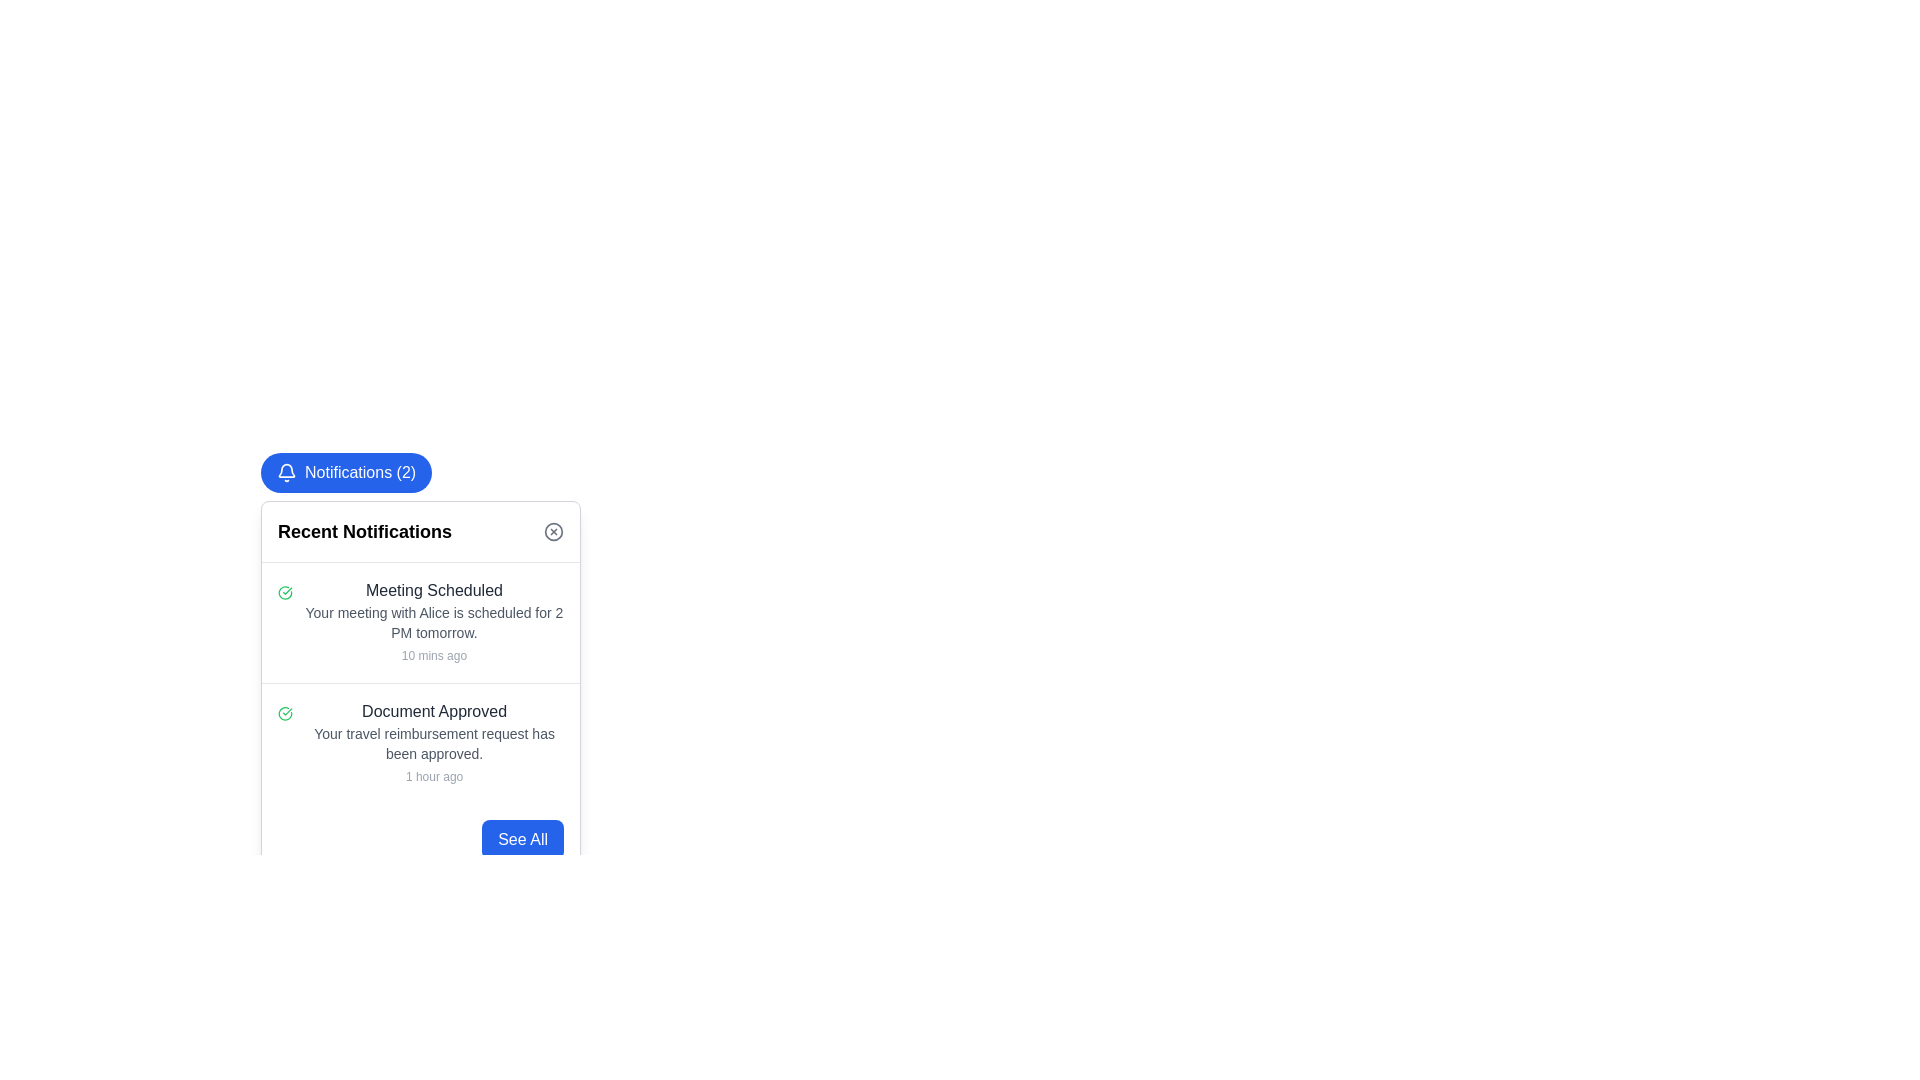 This screenshot has width=1920, height=1080. What do you see at coordinates (284, 592) in the screenshot?
I see `the non-interactive notification icon that indicates a positive status, located to the left of the text 'Meeting Scheduled'` at bounding box center [284, 592].